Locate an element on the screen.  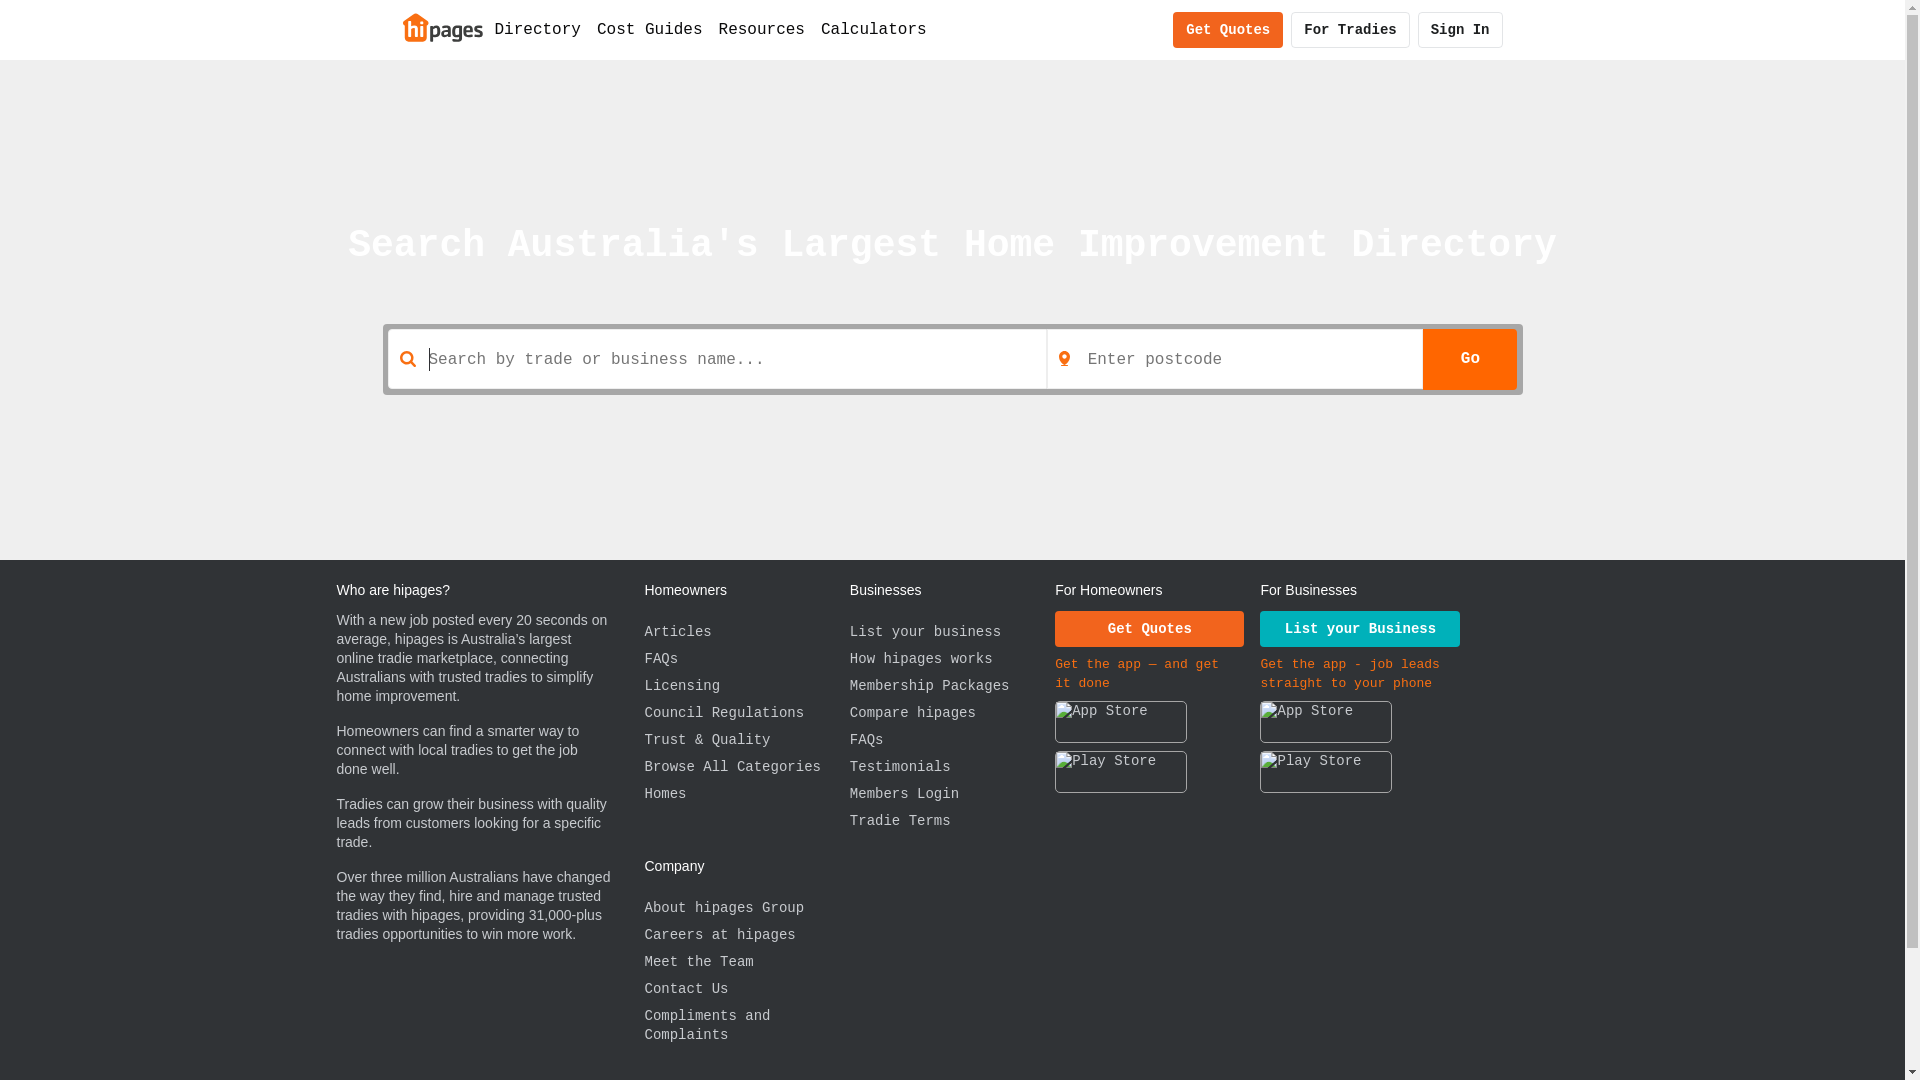
'FAQs' is located at coordinates (745, 659).